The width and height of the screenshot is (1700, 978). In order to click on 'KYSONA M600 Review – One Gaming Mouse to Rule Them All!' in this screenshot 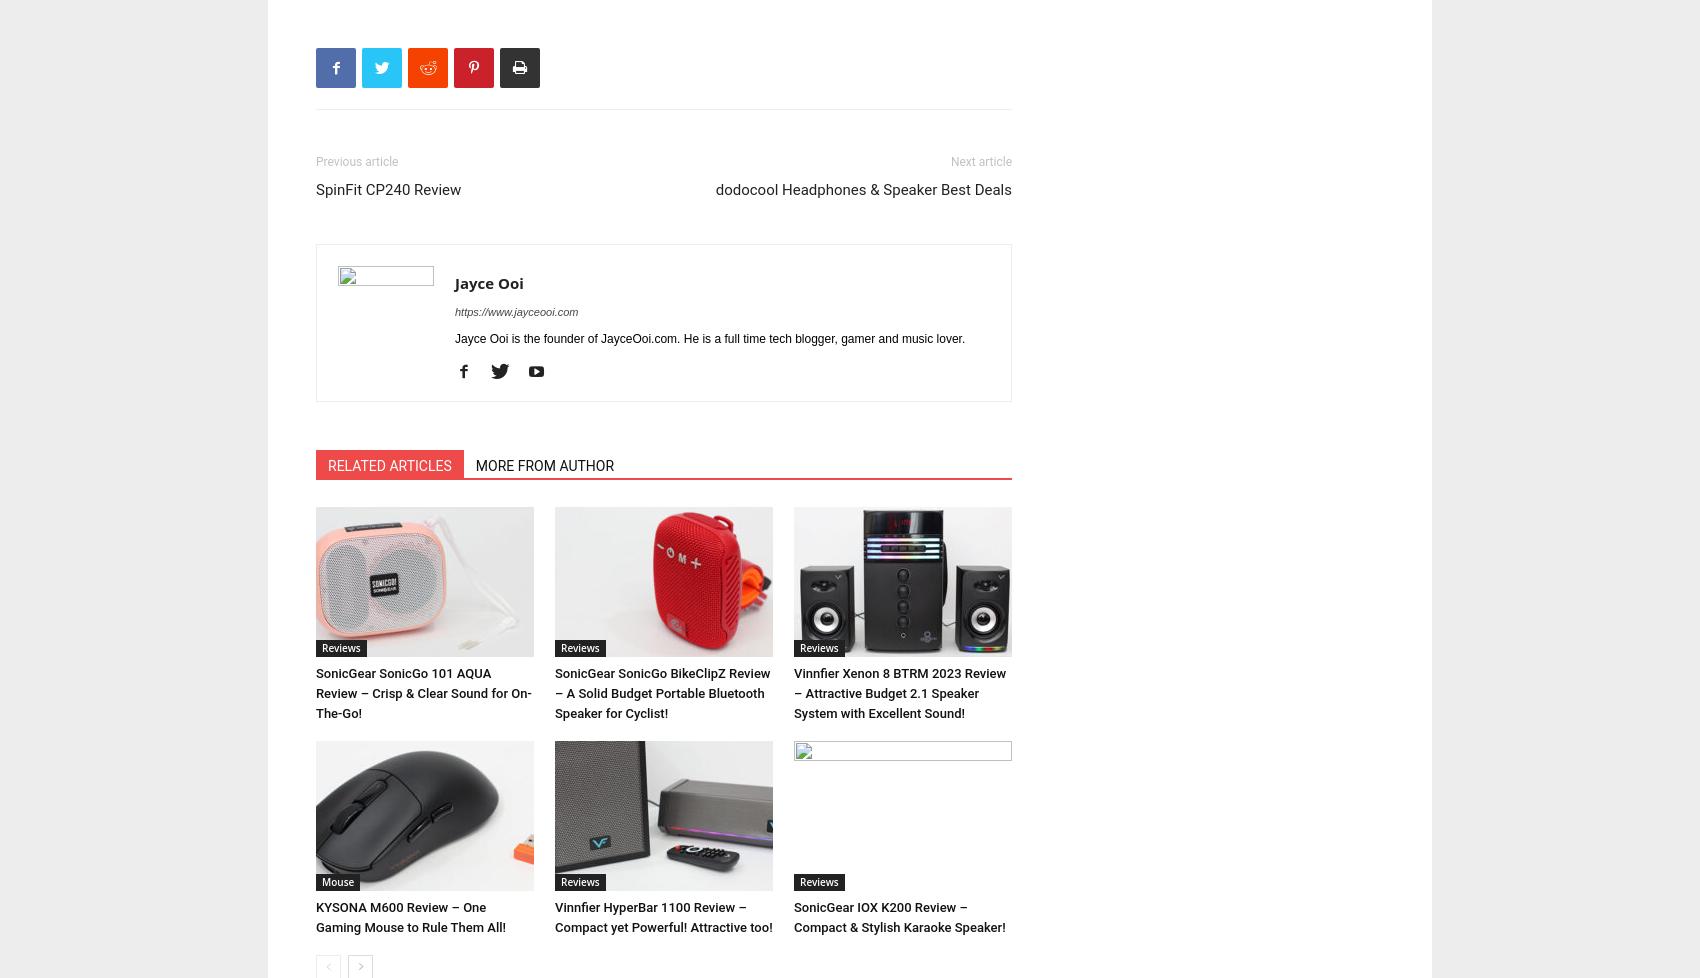, I will do `click(410, 916)`.